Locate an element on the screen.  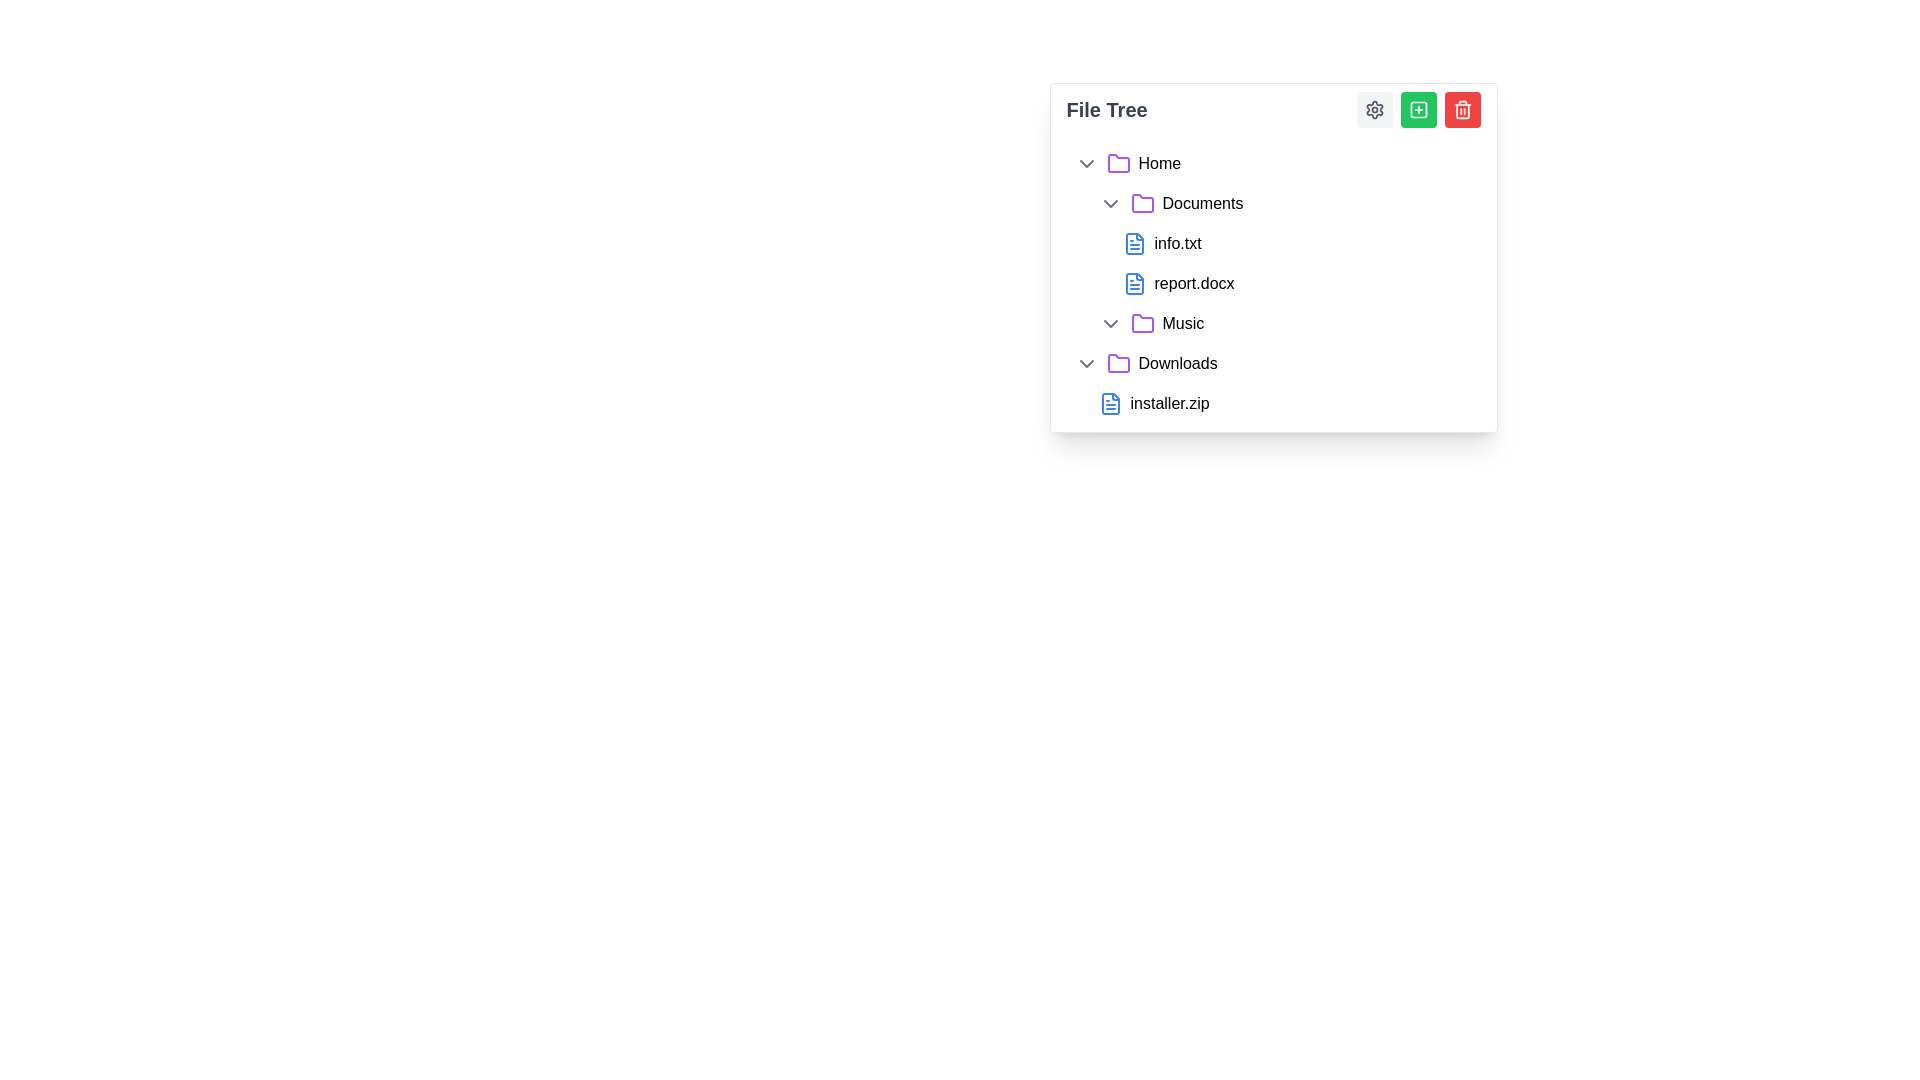
the 'report.docx' file entry in the file tree is located at coordinates (1272, 284).